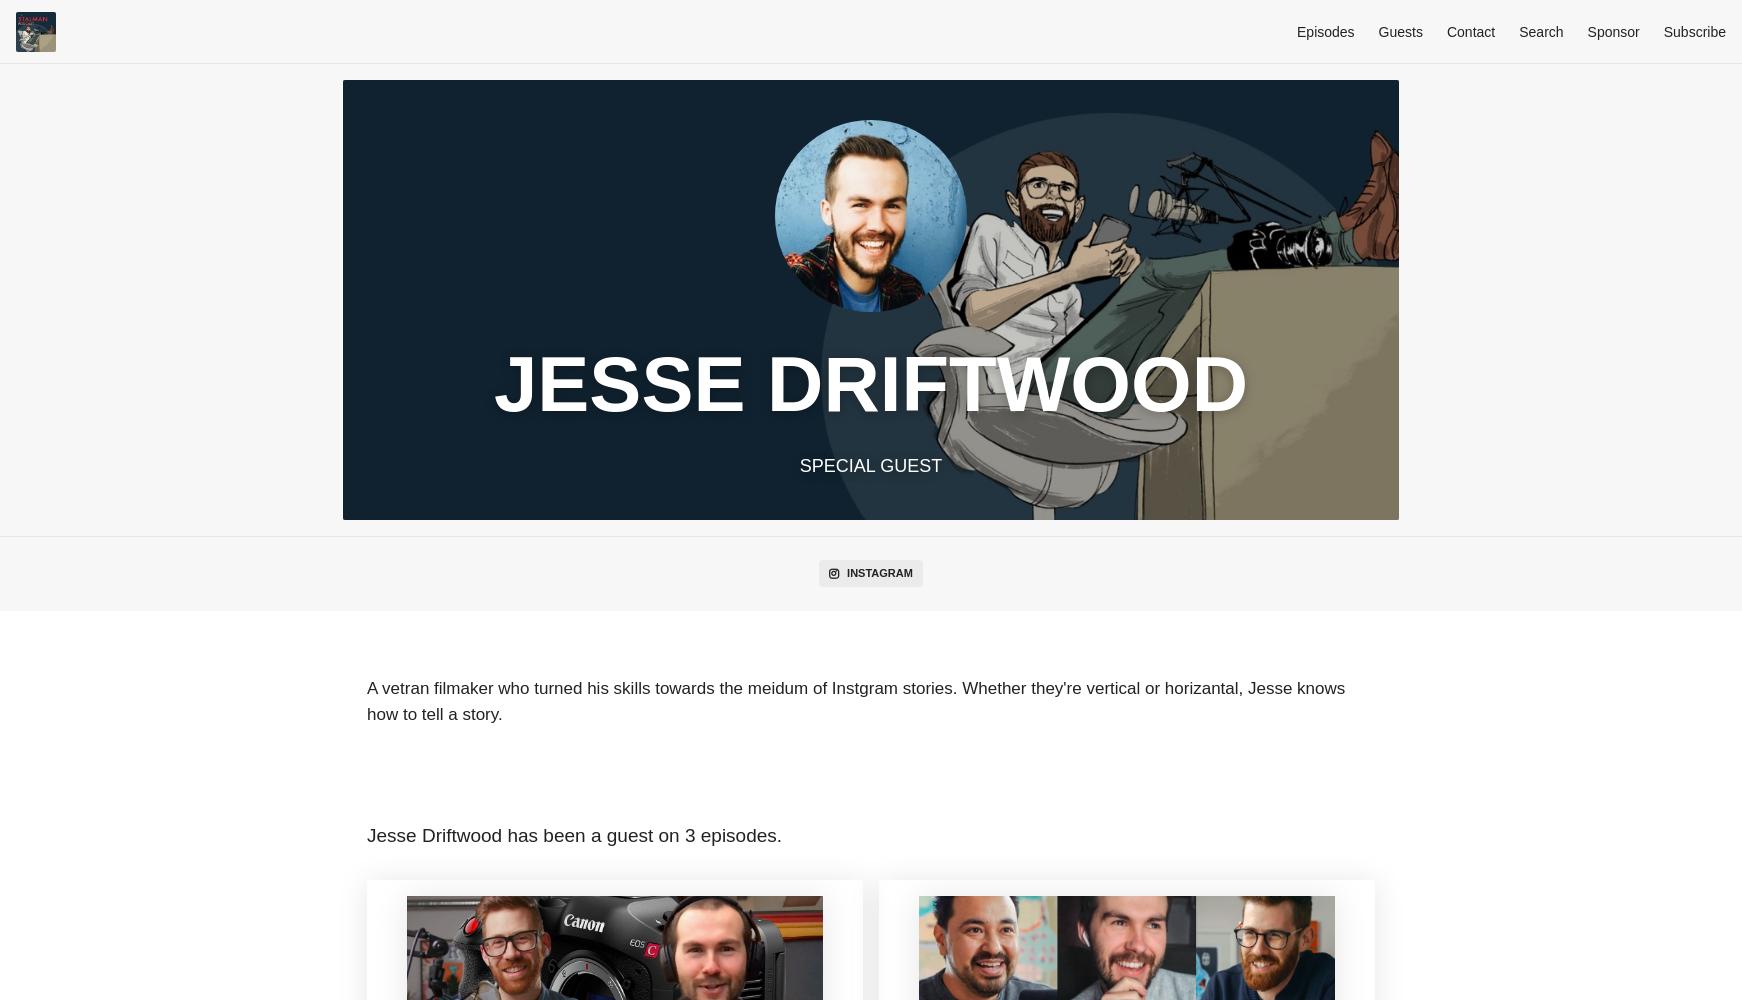  What do you see at coordinates (878, 572) in the screenshot?
I see `'Instagram'` at bounding box center [878, 572].